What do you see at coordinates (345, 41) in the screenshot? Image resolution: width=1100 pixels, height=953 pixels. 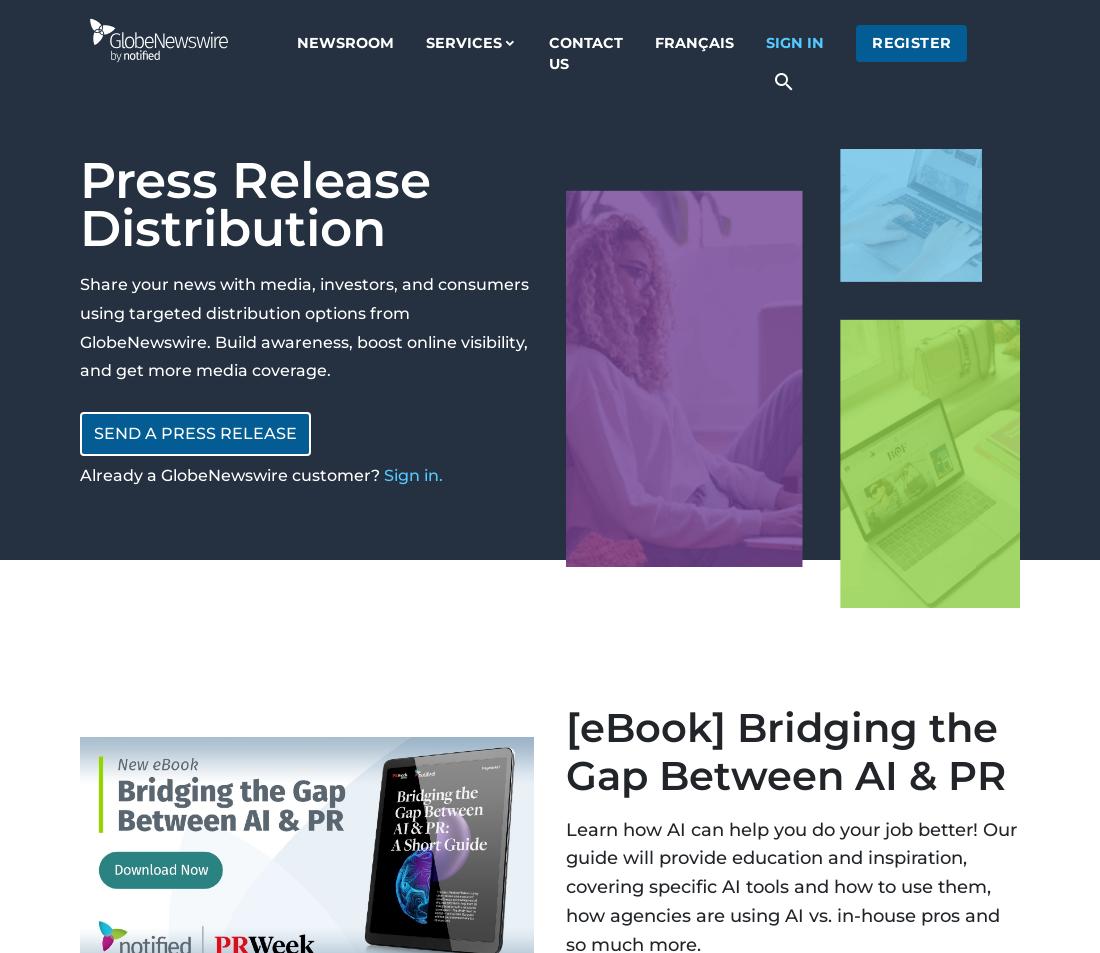 I see `'Newsroom'` at bounding box center [345, 41].